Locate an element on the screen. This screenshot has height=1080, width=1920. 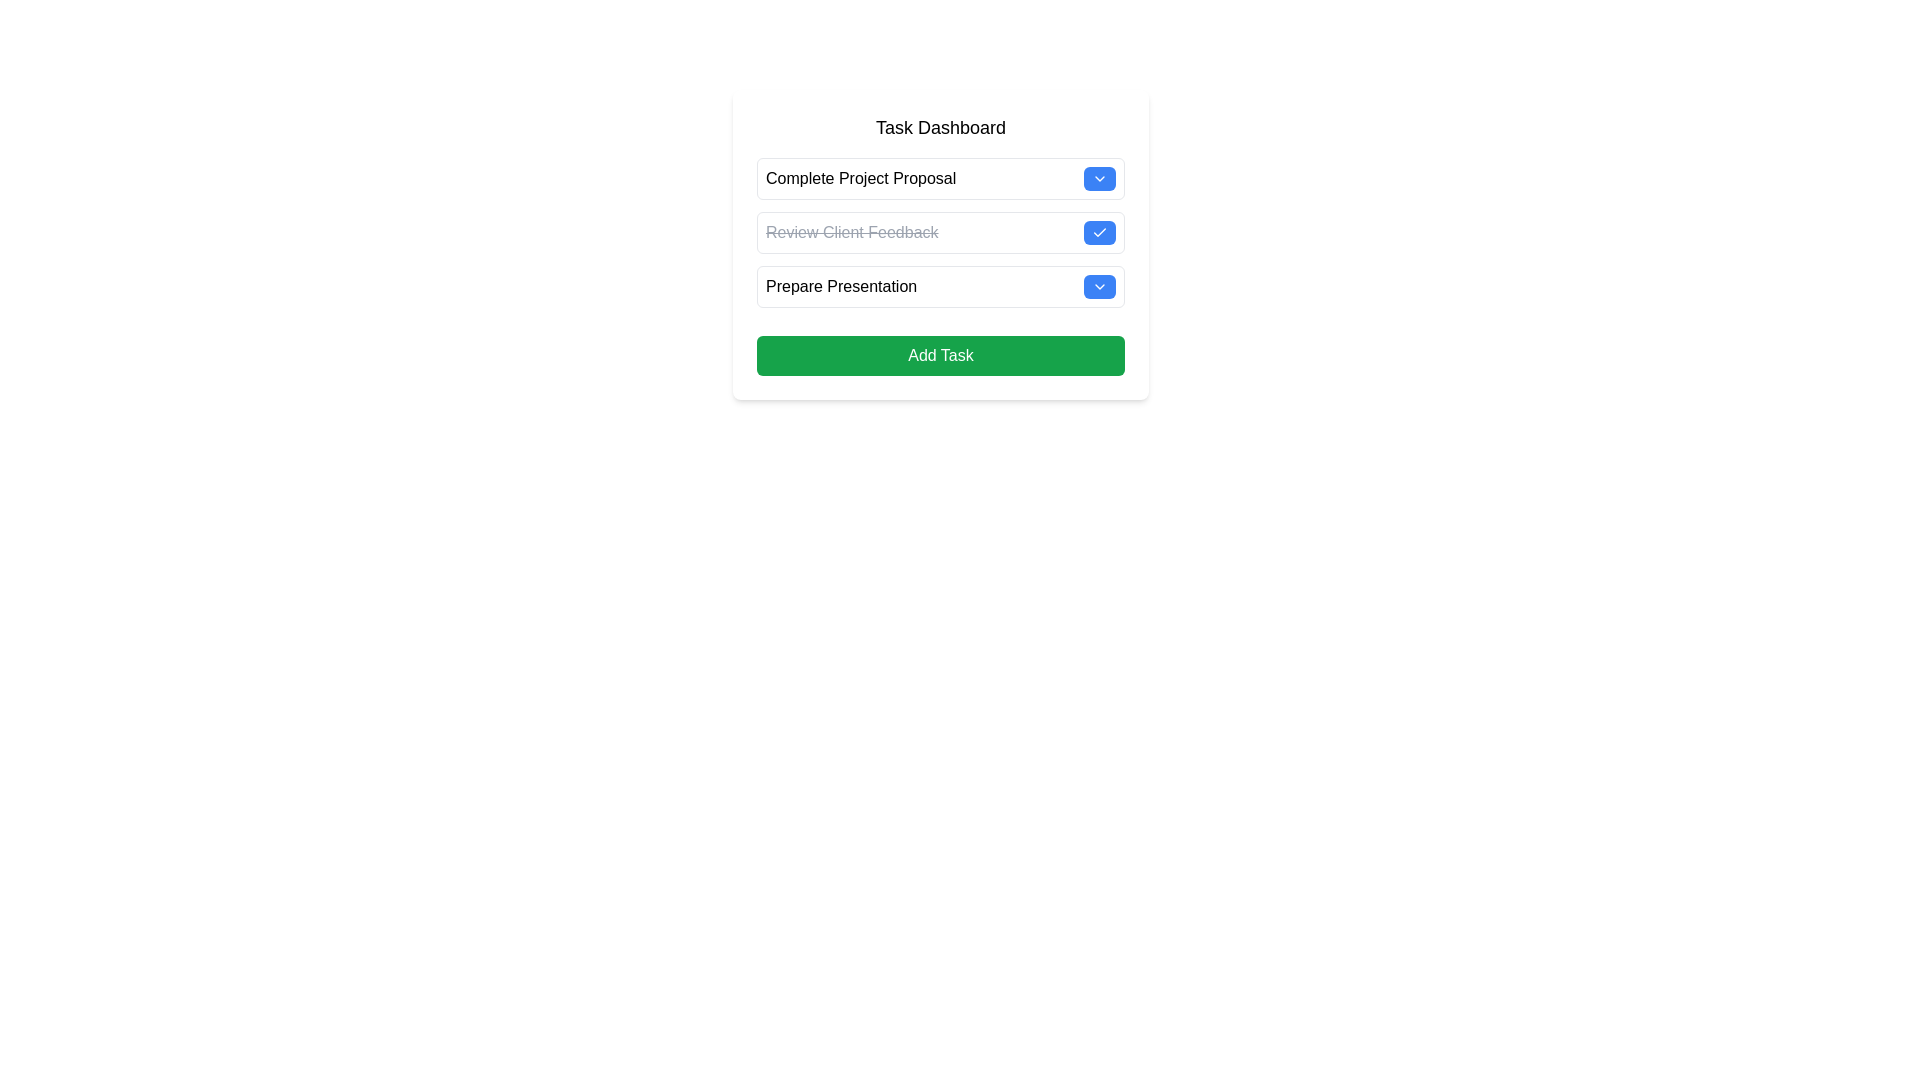
the text label that displays a completed task title, indicated by strikethrough style and gray color is located at coordinates (852, 231).